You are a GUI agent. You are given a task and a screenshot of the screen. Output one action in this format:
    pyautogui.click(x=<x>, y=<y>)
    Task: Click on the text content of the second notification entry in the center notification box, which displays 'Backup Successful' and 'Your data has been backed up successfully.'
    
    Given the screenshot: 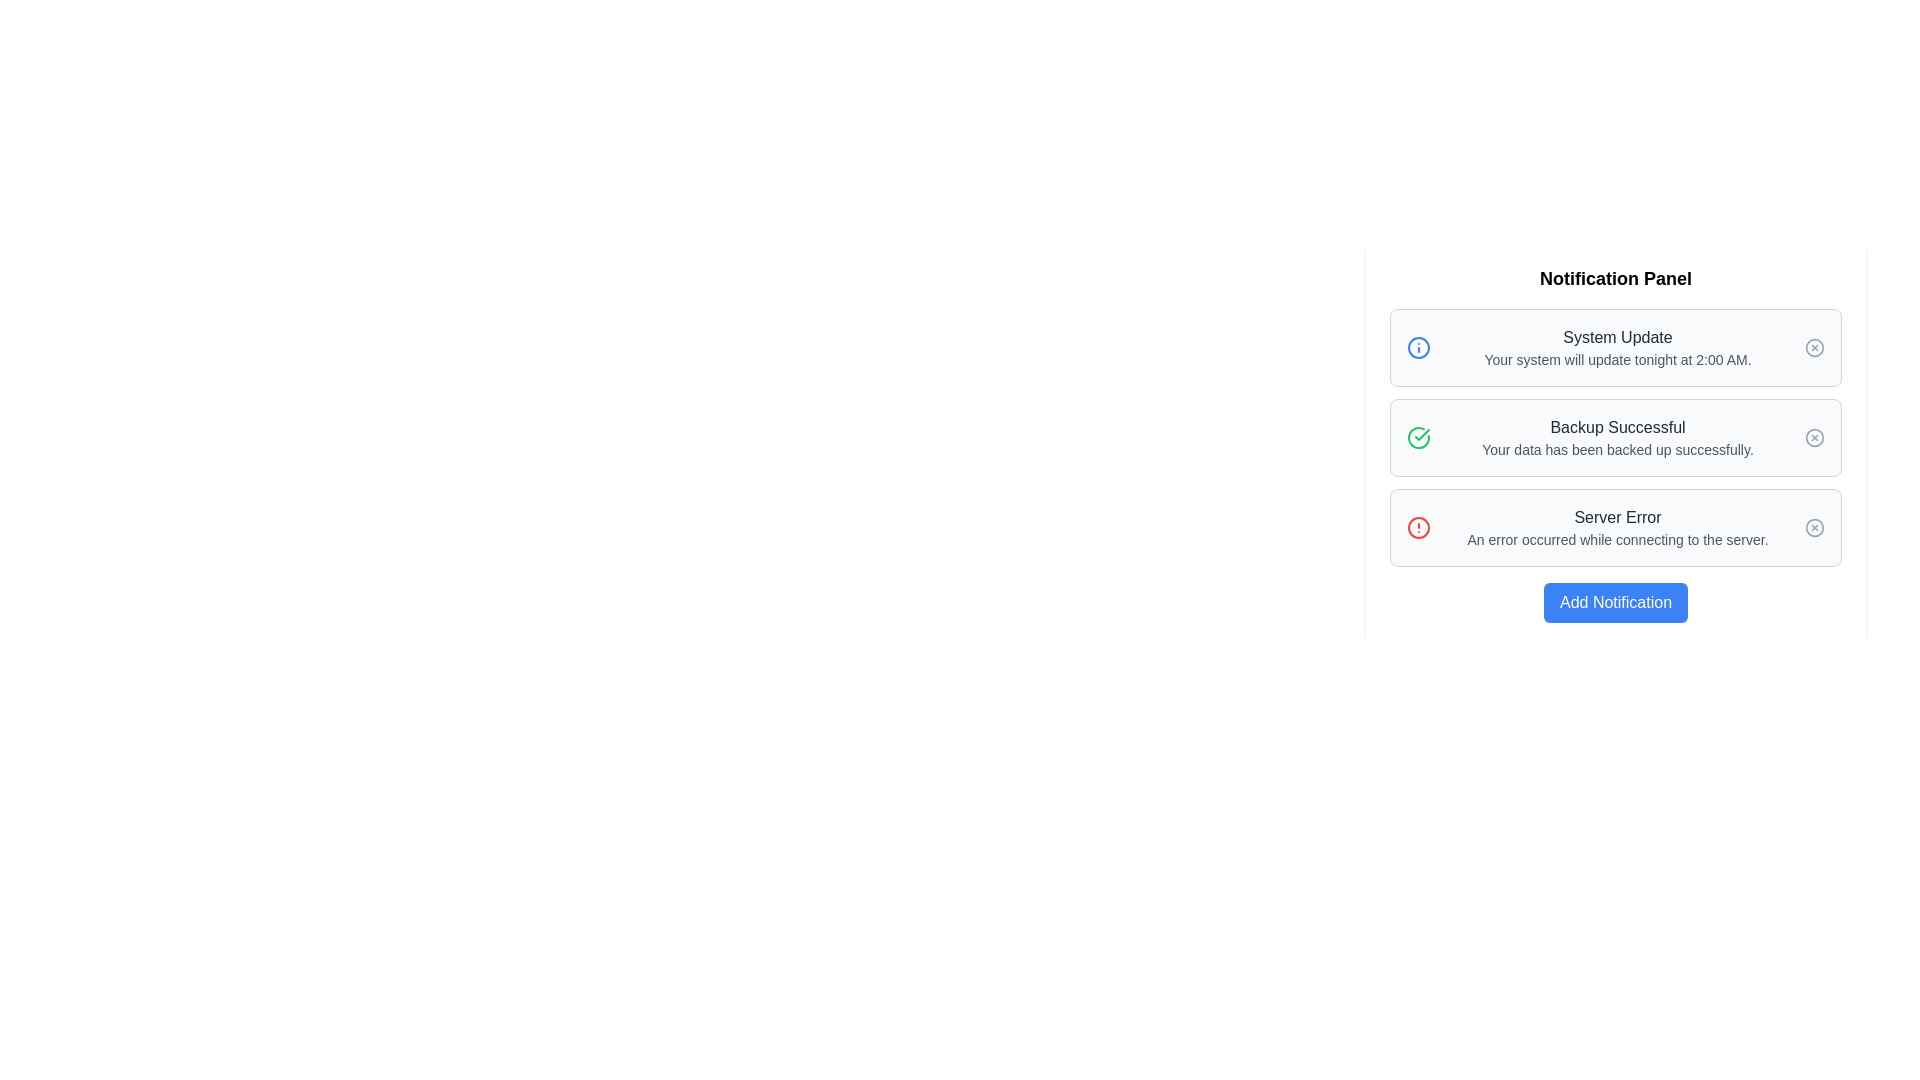 What is the action you would take?
    pyautogui.click(x=1617, y=437)
    